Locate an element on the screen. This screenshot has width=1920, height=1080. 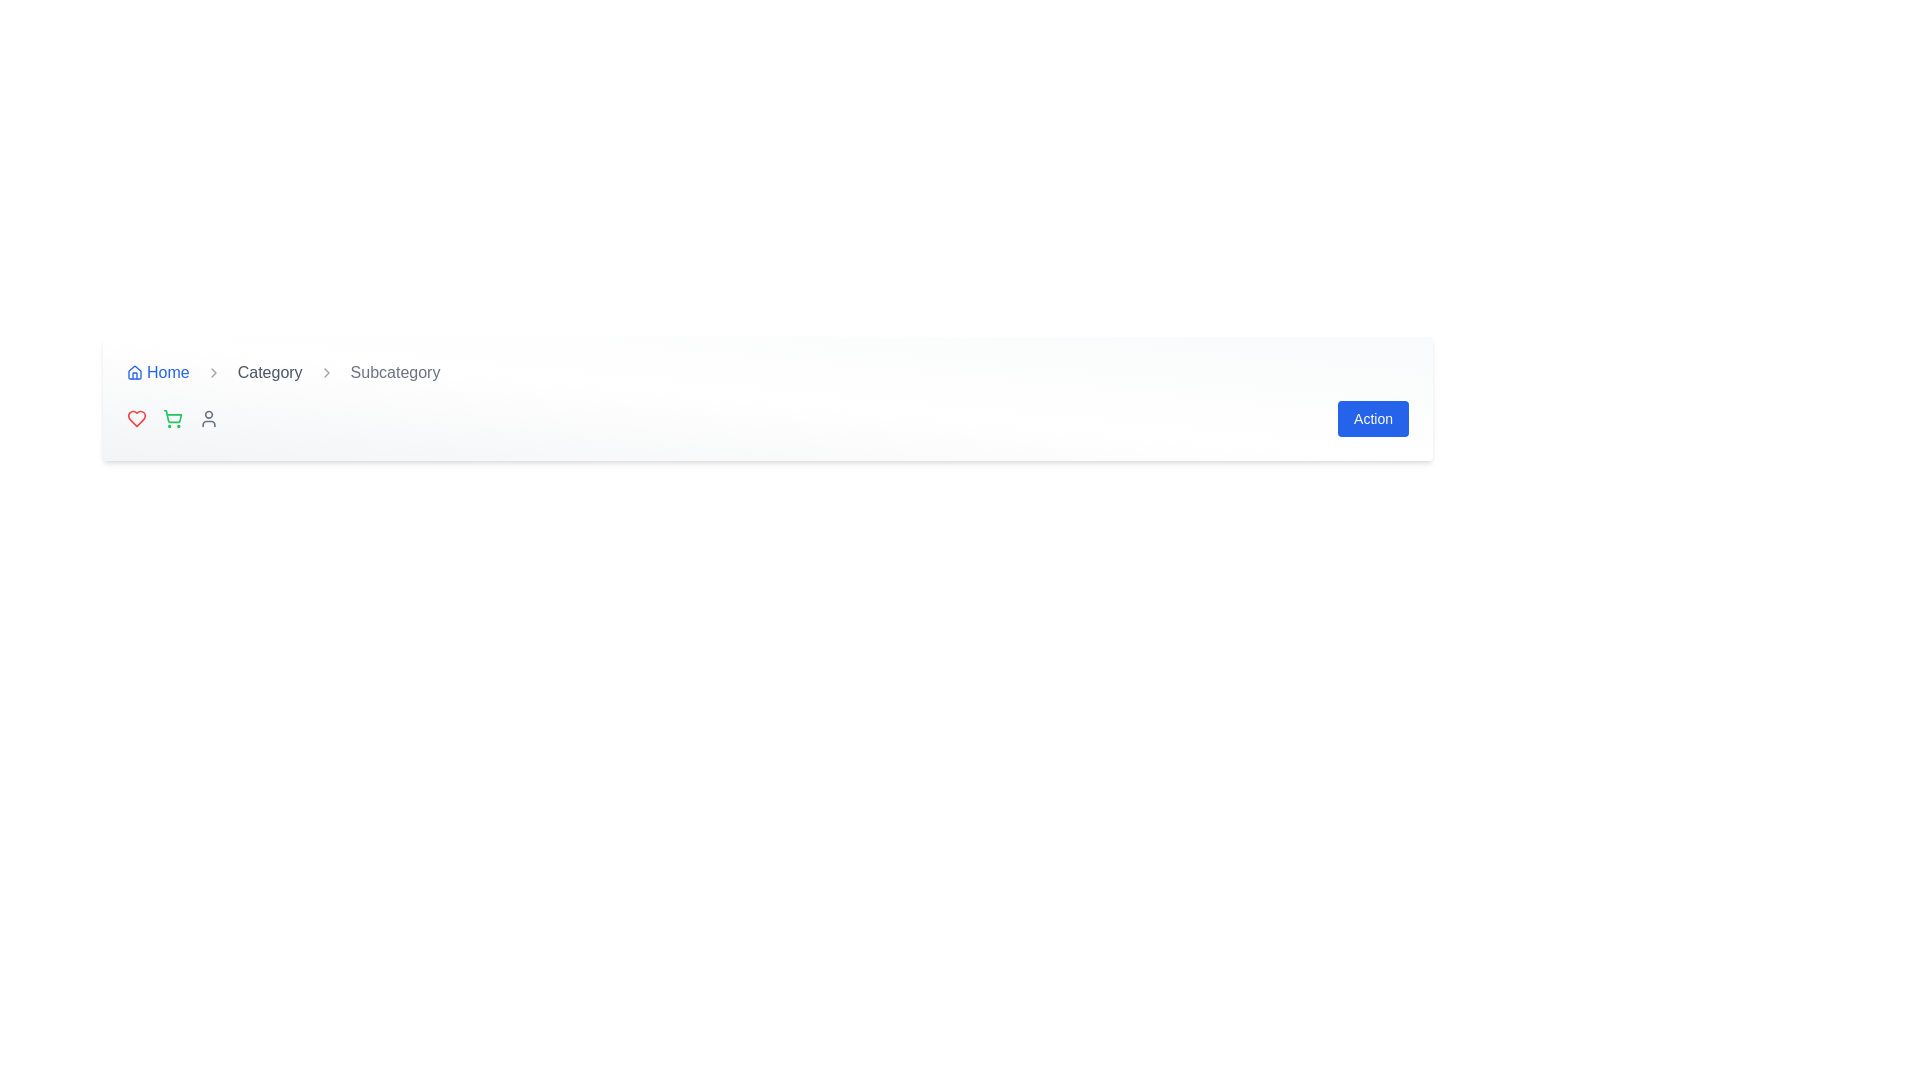
the user profile icon, depicted as a gray silhouette of a person in a circle, located as the rightmost icon among three icons at the bottom-right of the interface is located at coordinates (209, 418).